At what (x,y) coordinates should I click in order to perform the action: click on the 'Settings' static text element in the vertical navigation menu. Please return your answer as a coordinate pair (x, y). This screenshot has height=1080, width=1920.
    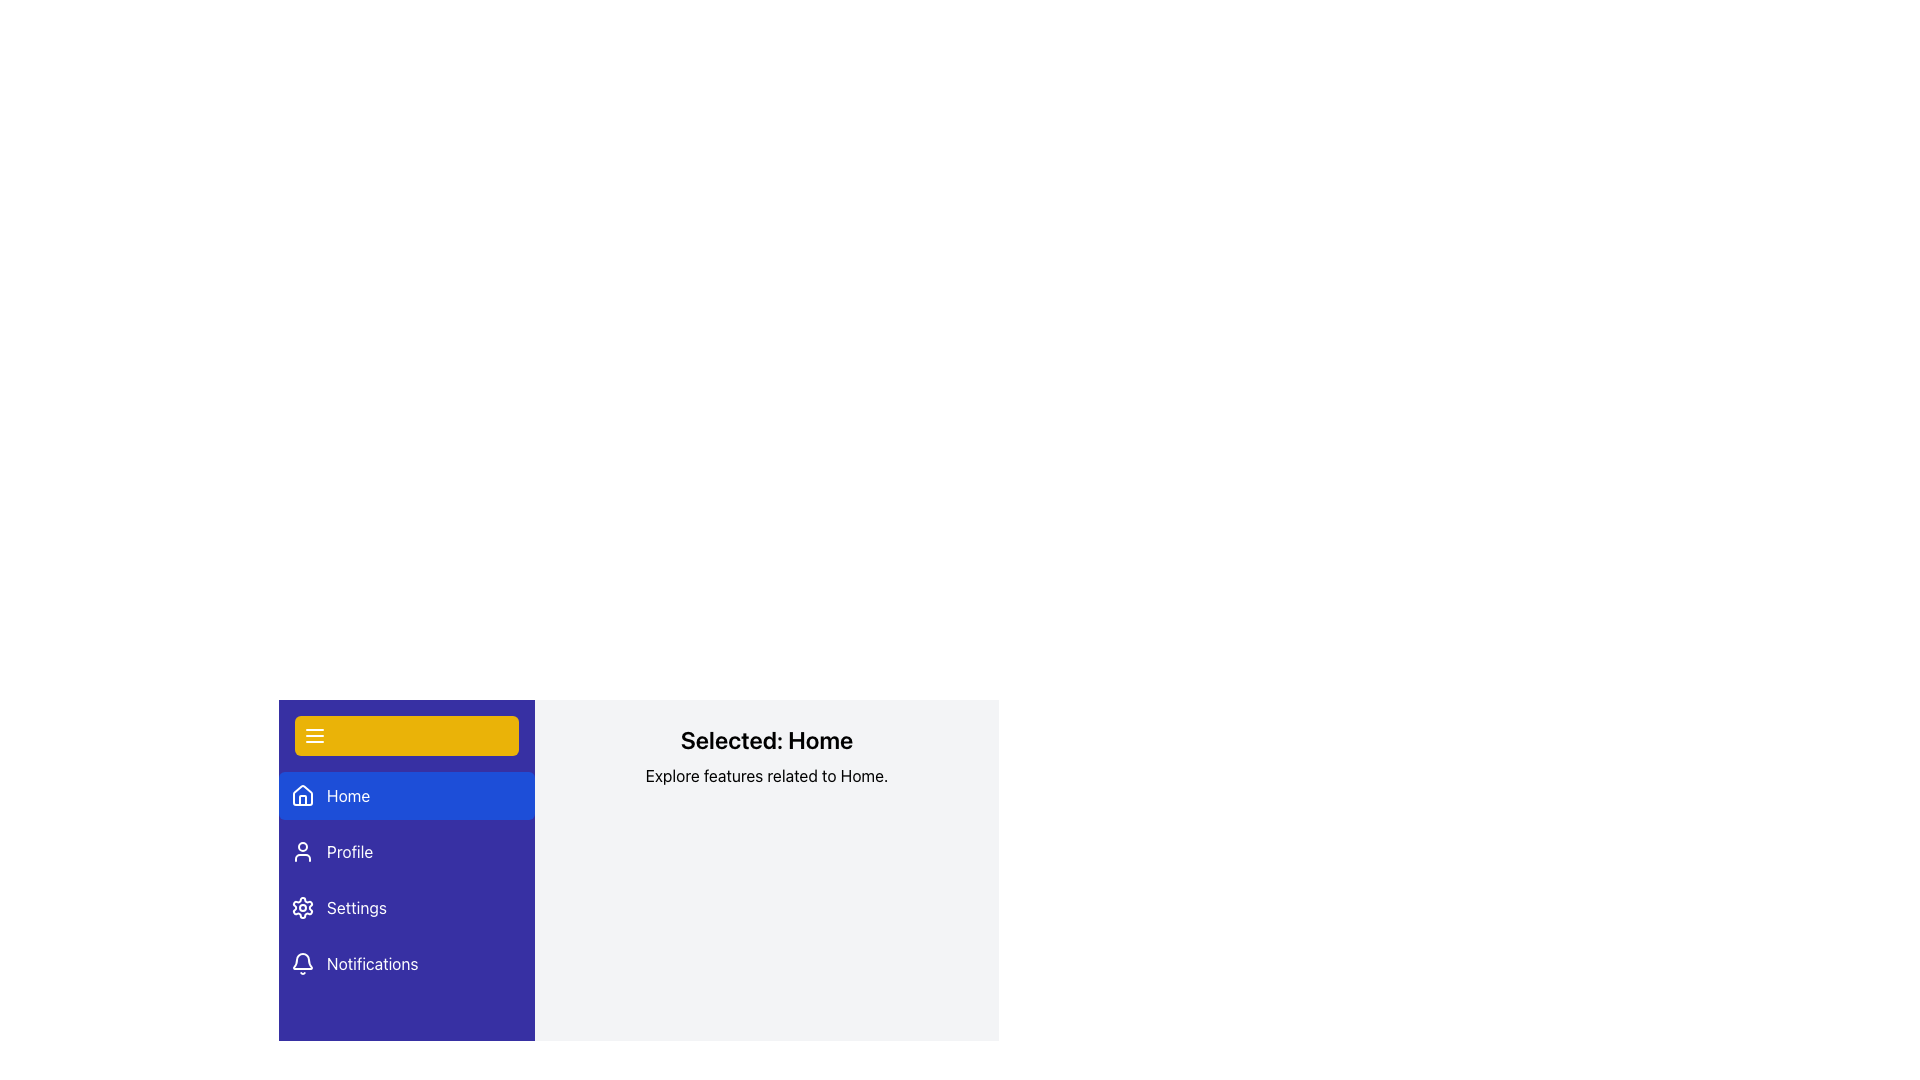
    Looking at the image, I should click on (356, 907).